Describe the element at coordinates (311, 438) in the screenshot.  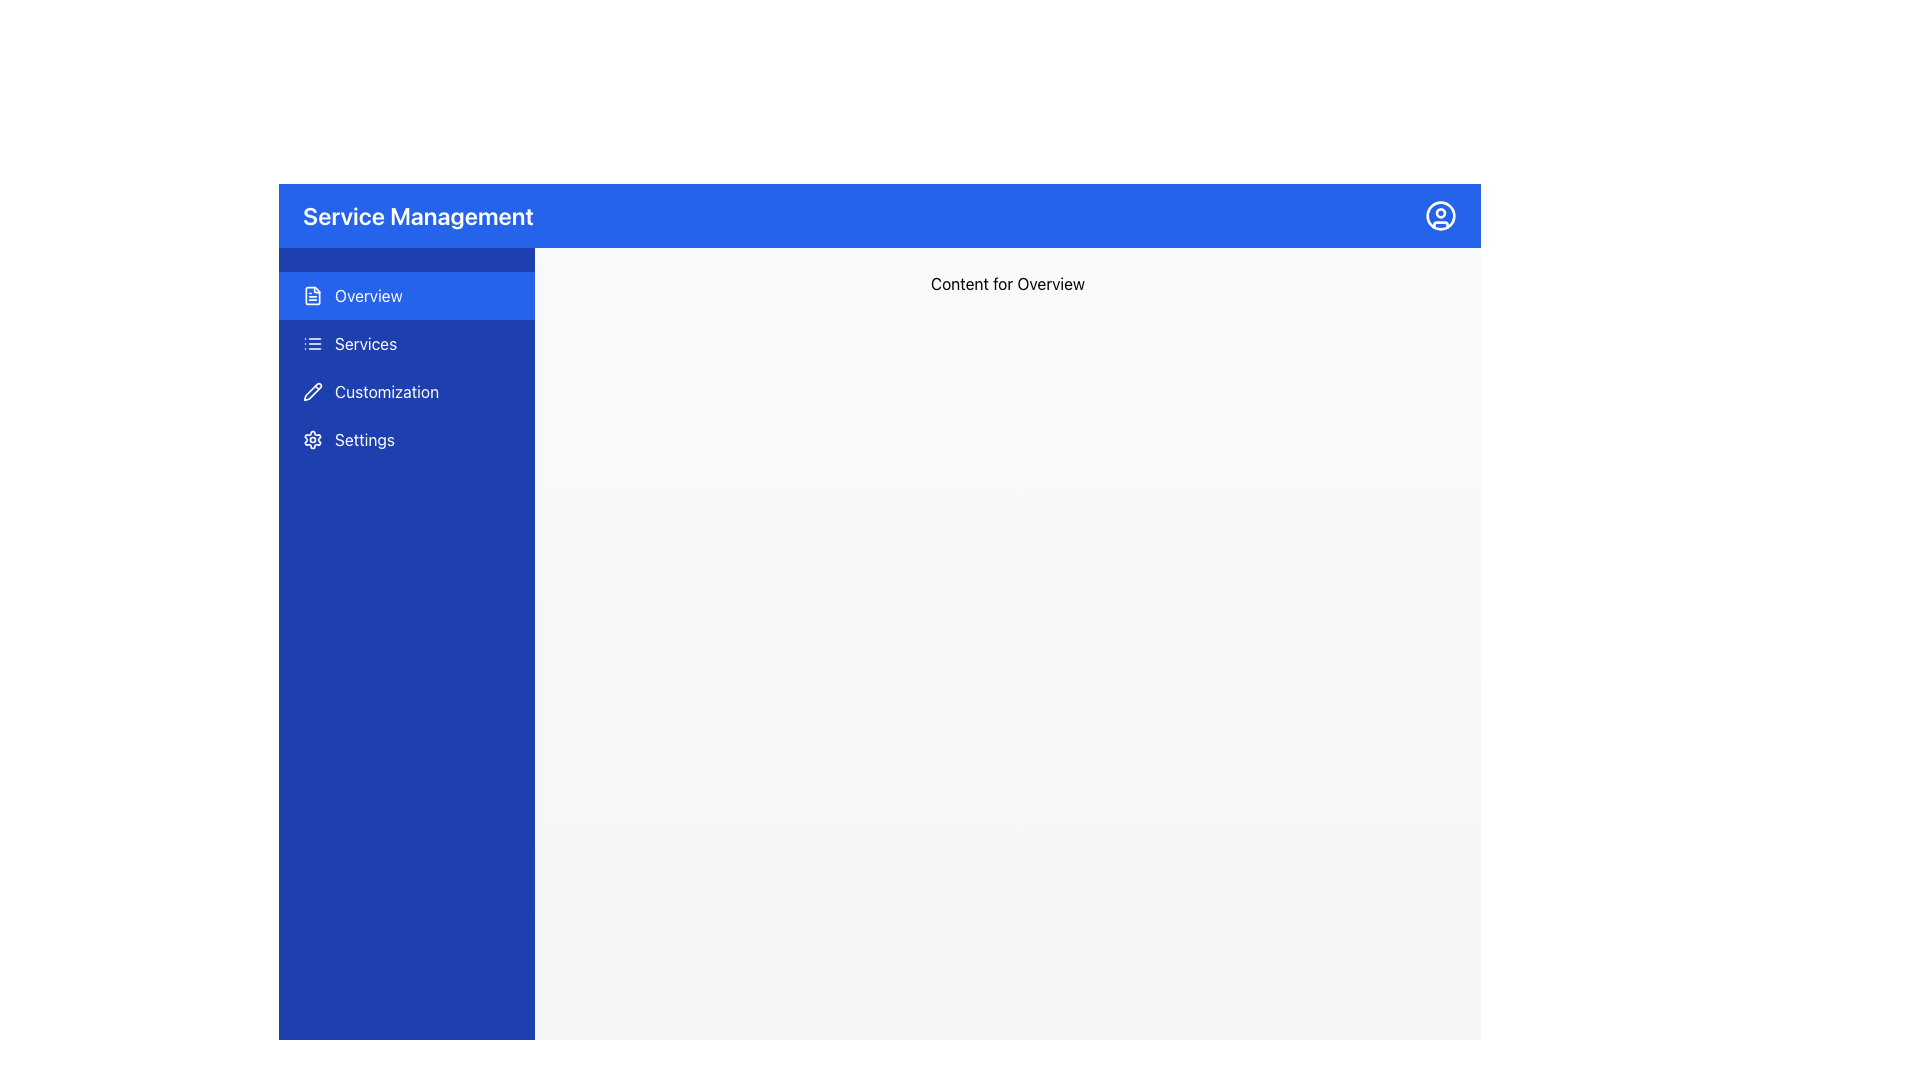
I see `the gear-like settings icon, which is the fourth item in the vertical navigation bar on the left side of the interface` at that location.